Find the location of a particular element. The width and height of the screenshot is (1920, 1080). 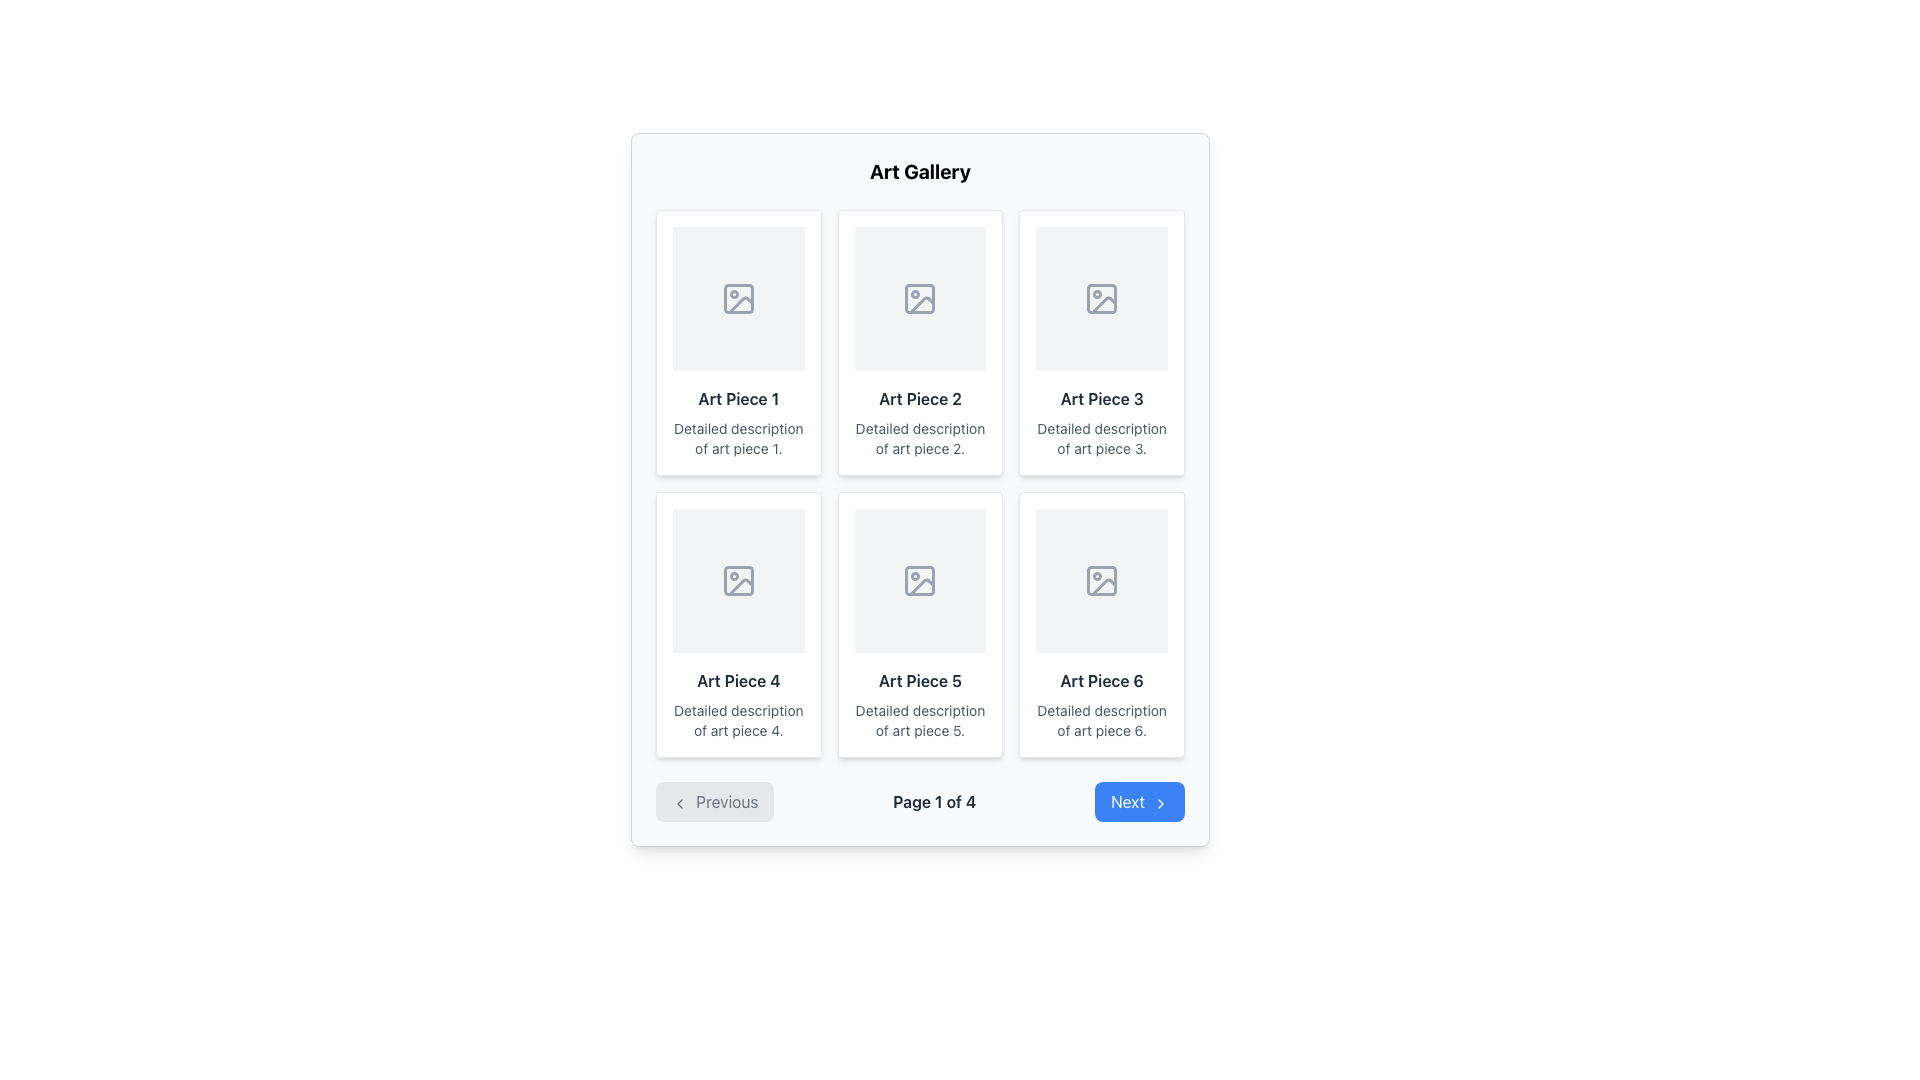

the Decorative rounded rectangle with a light gray fill inside the SVG icon representing 'Art Piece 5' in the second row, second column of the grid is located at coordinates (919, 581).